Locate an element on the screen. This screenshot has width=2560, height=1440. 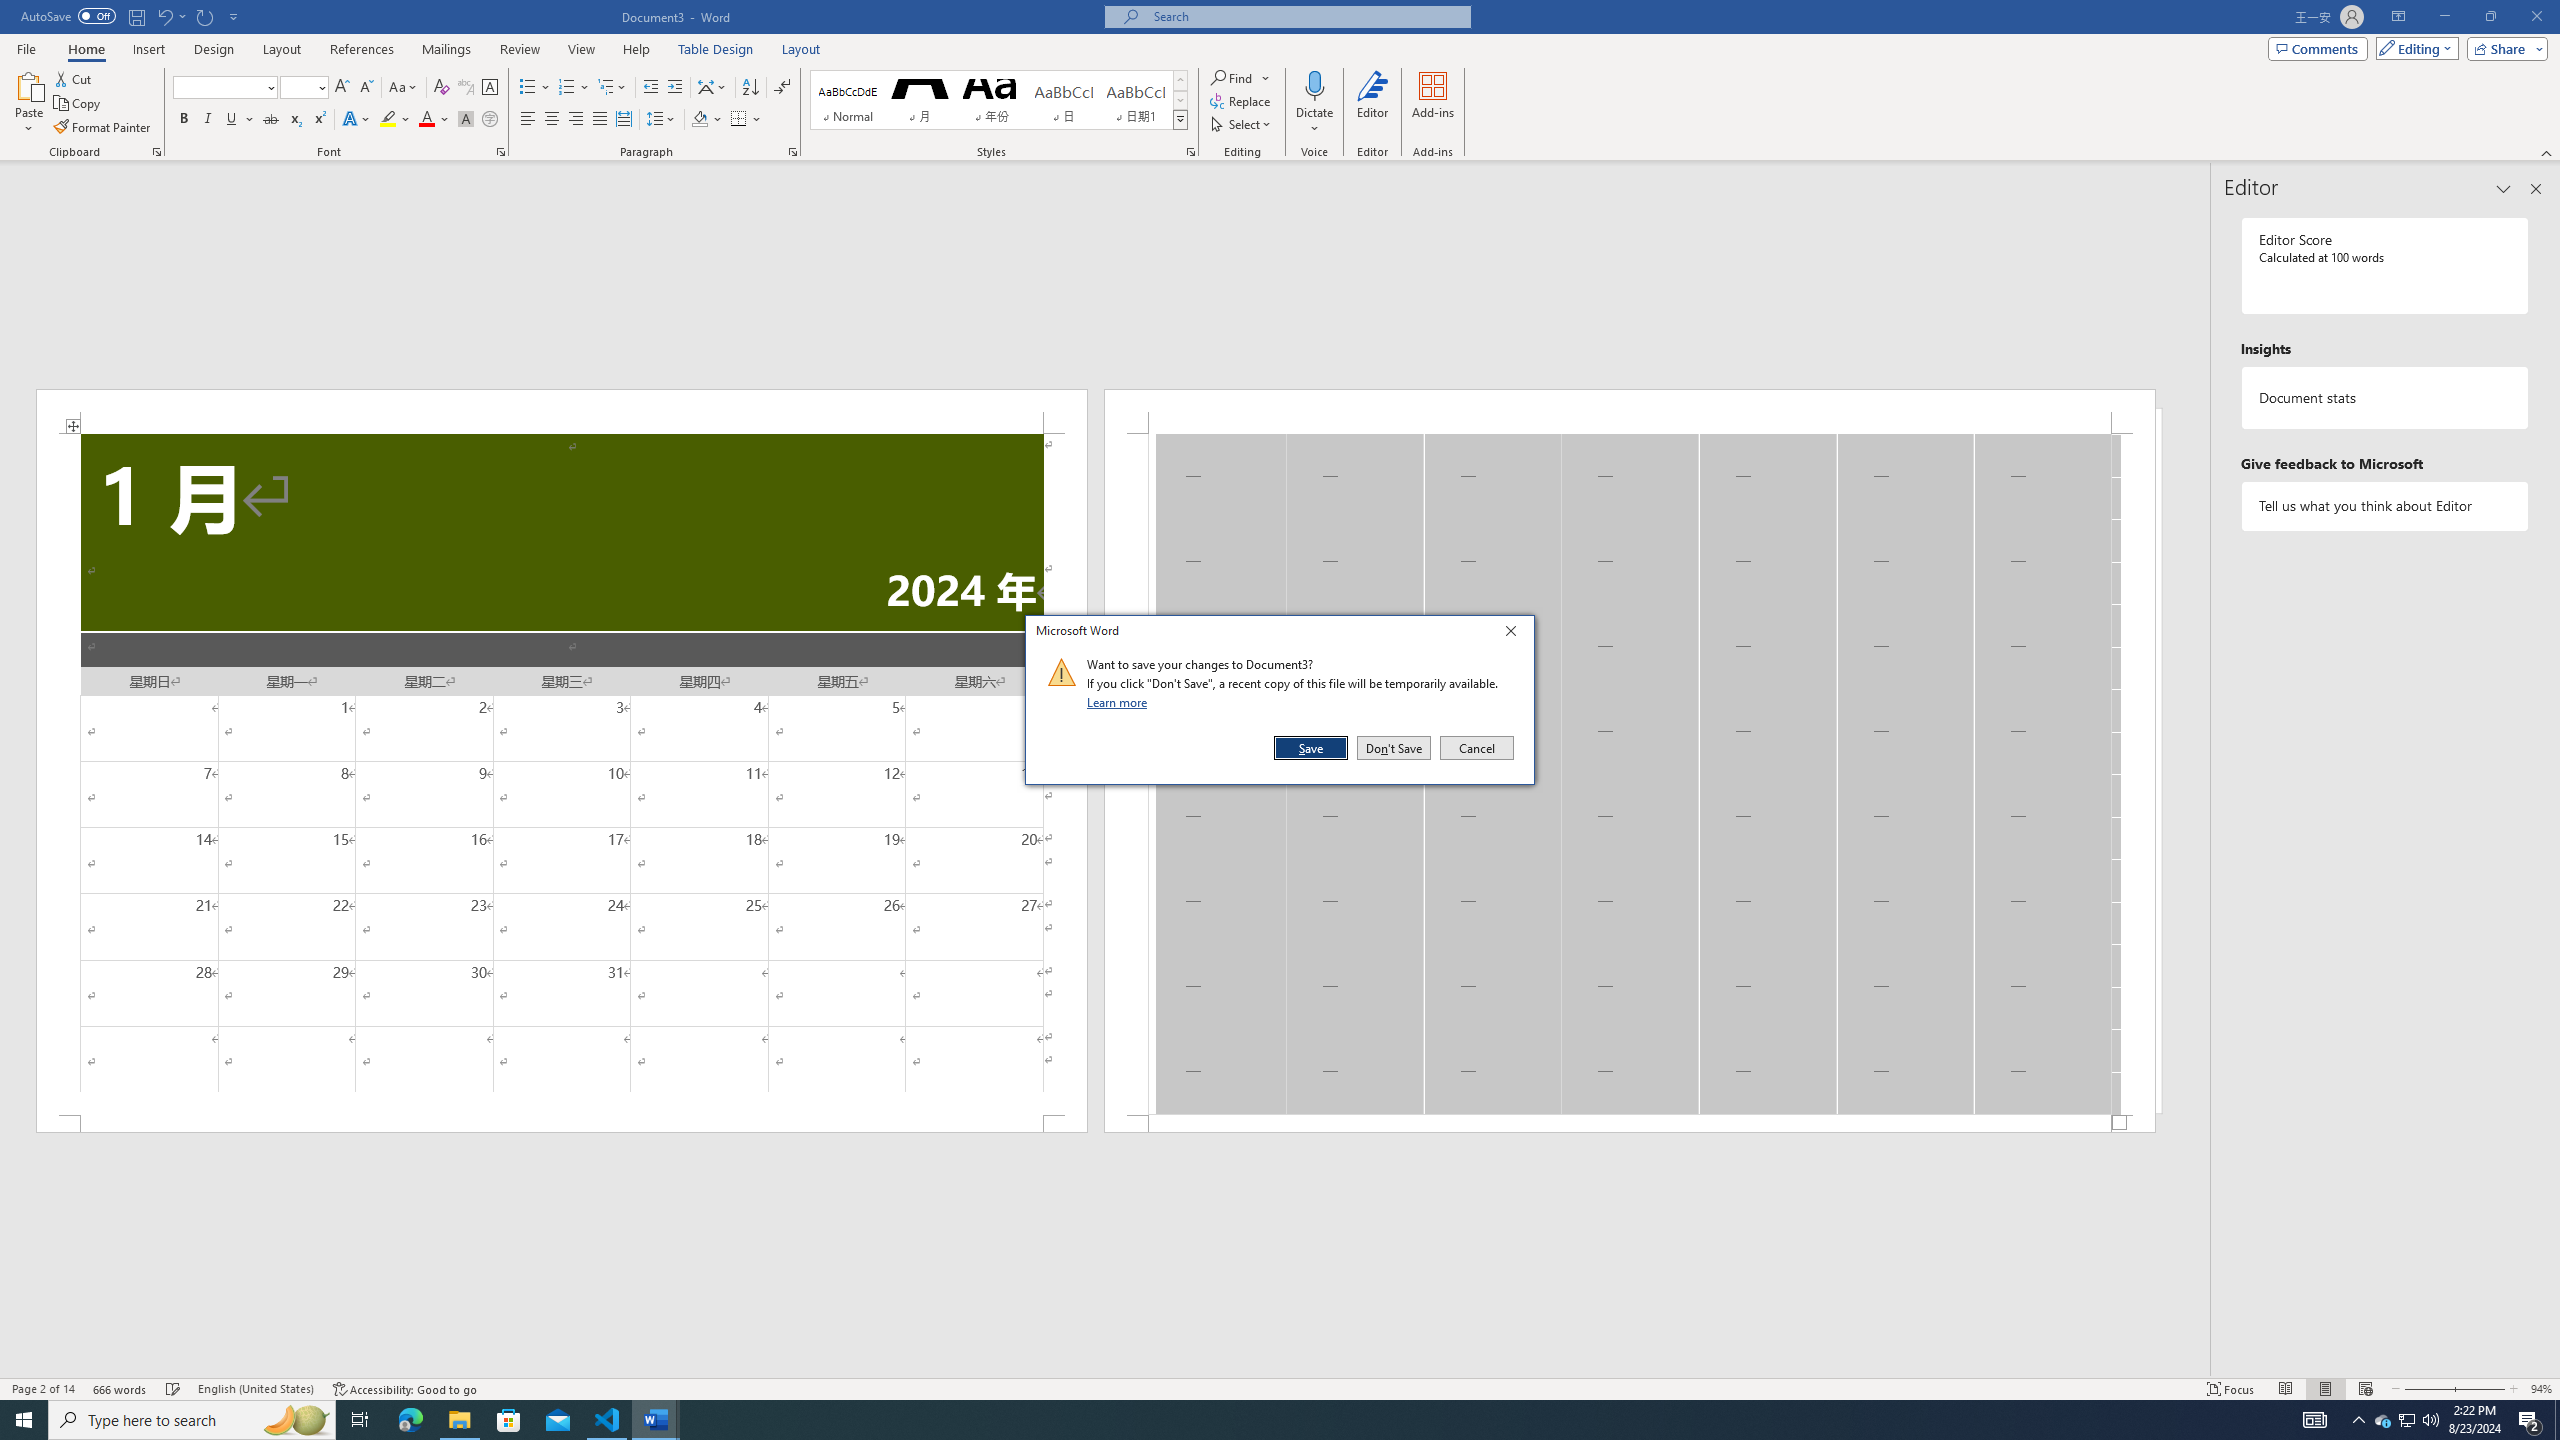
'Collapse the Ribbon' is located at coordinates (2547, 153).